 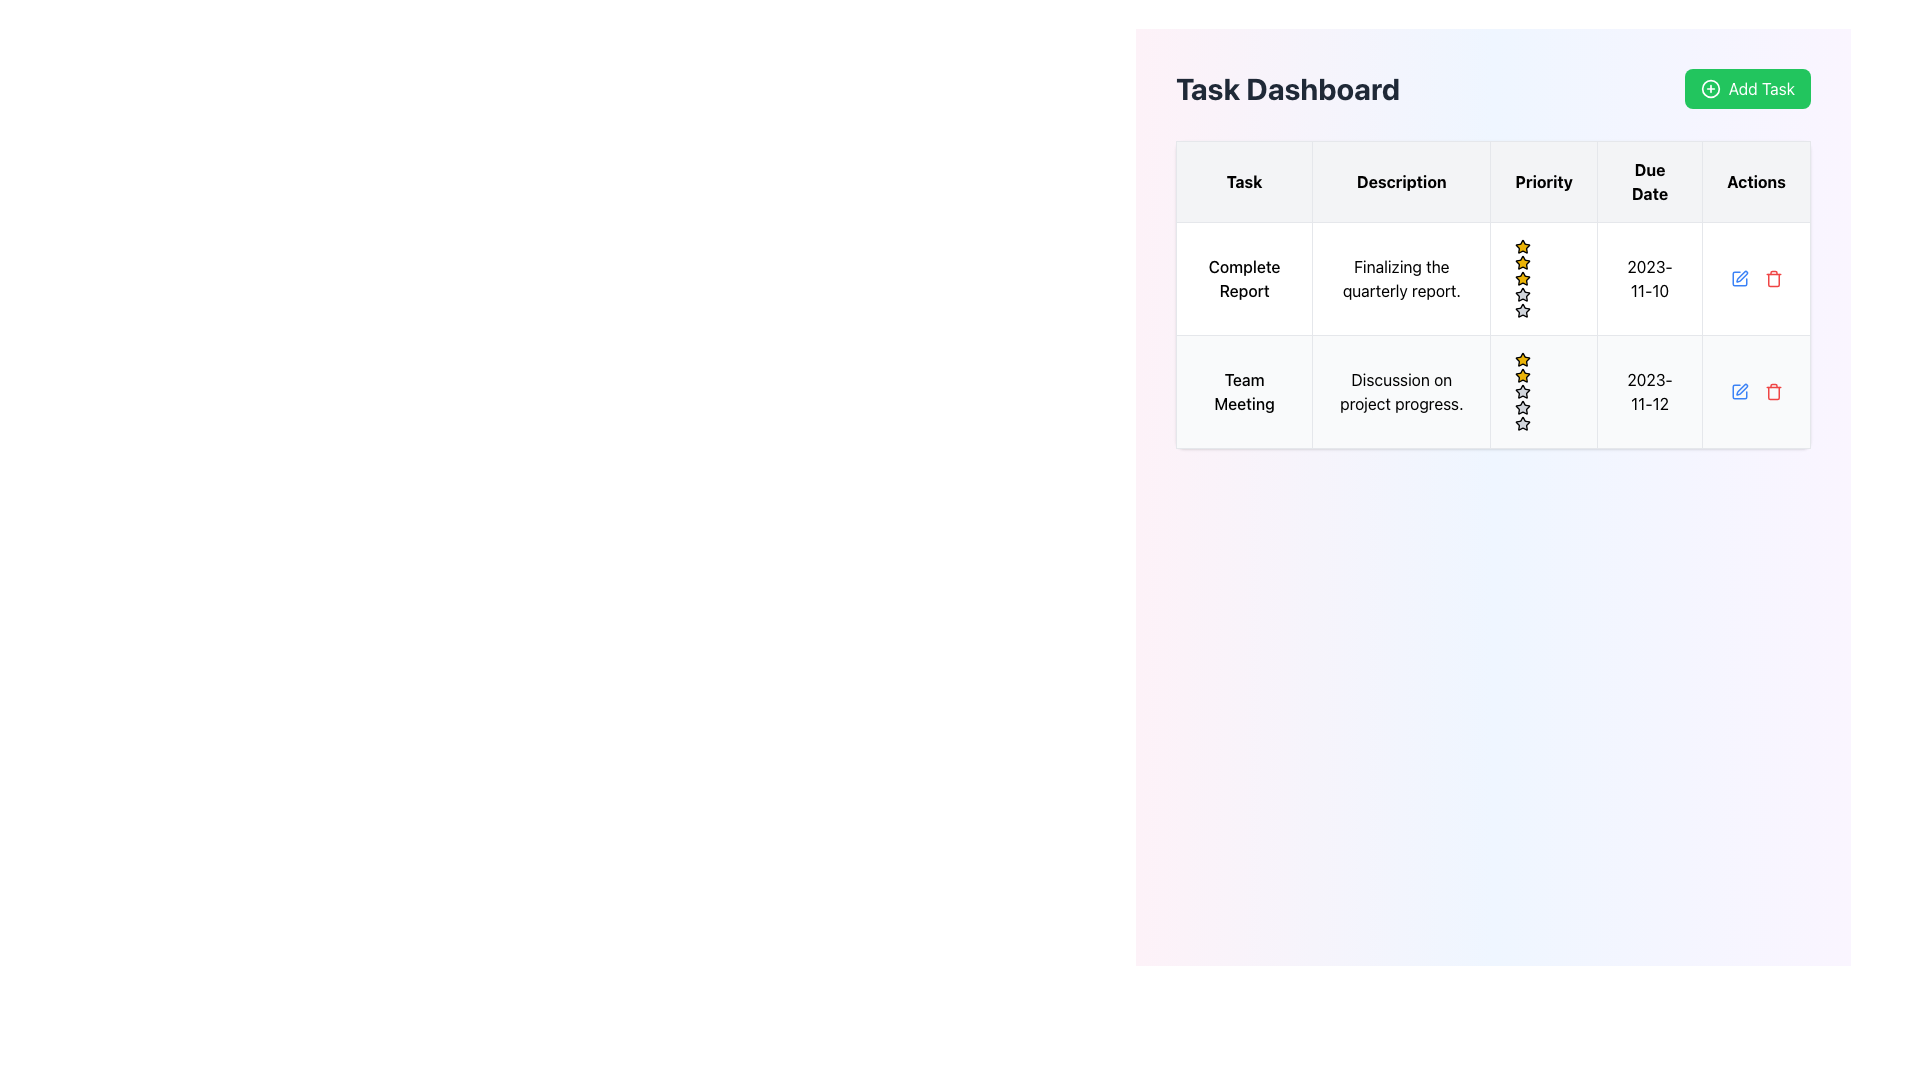 I want to click on the third star icon in the 'Priority' column of the table, which is part of the star rating for the 'Complete Report' row, so click(x=1522, y=294).